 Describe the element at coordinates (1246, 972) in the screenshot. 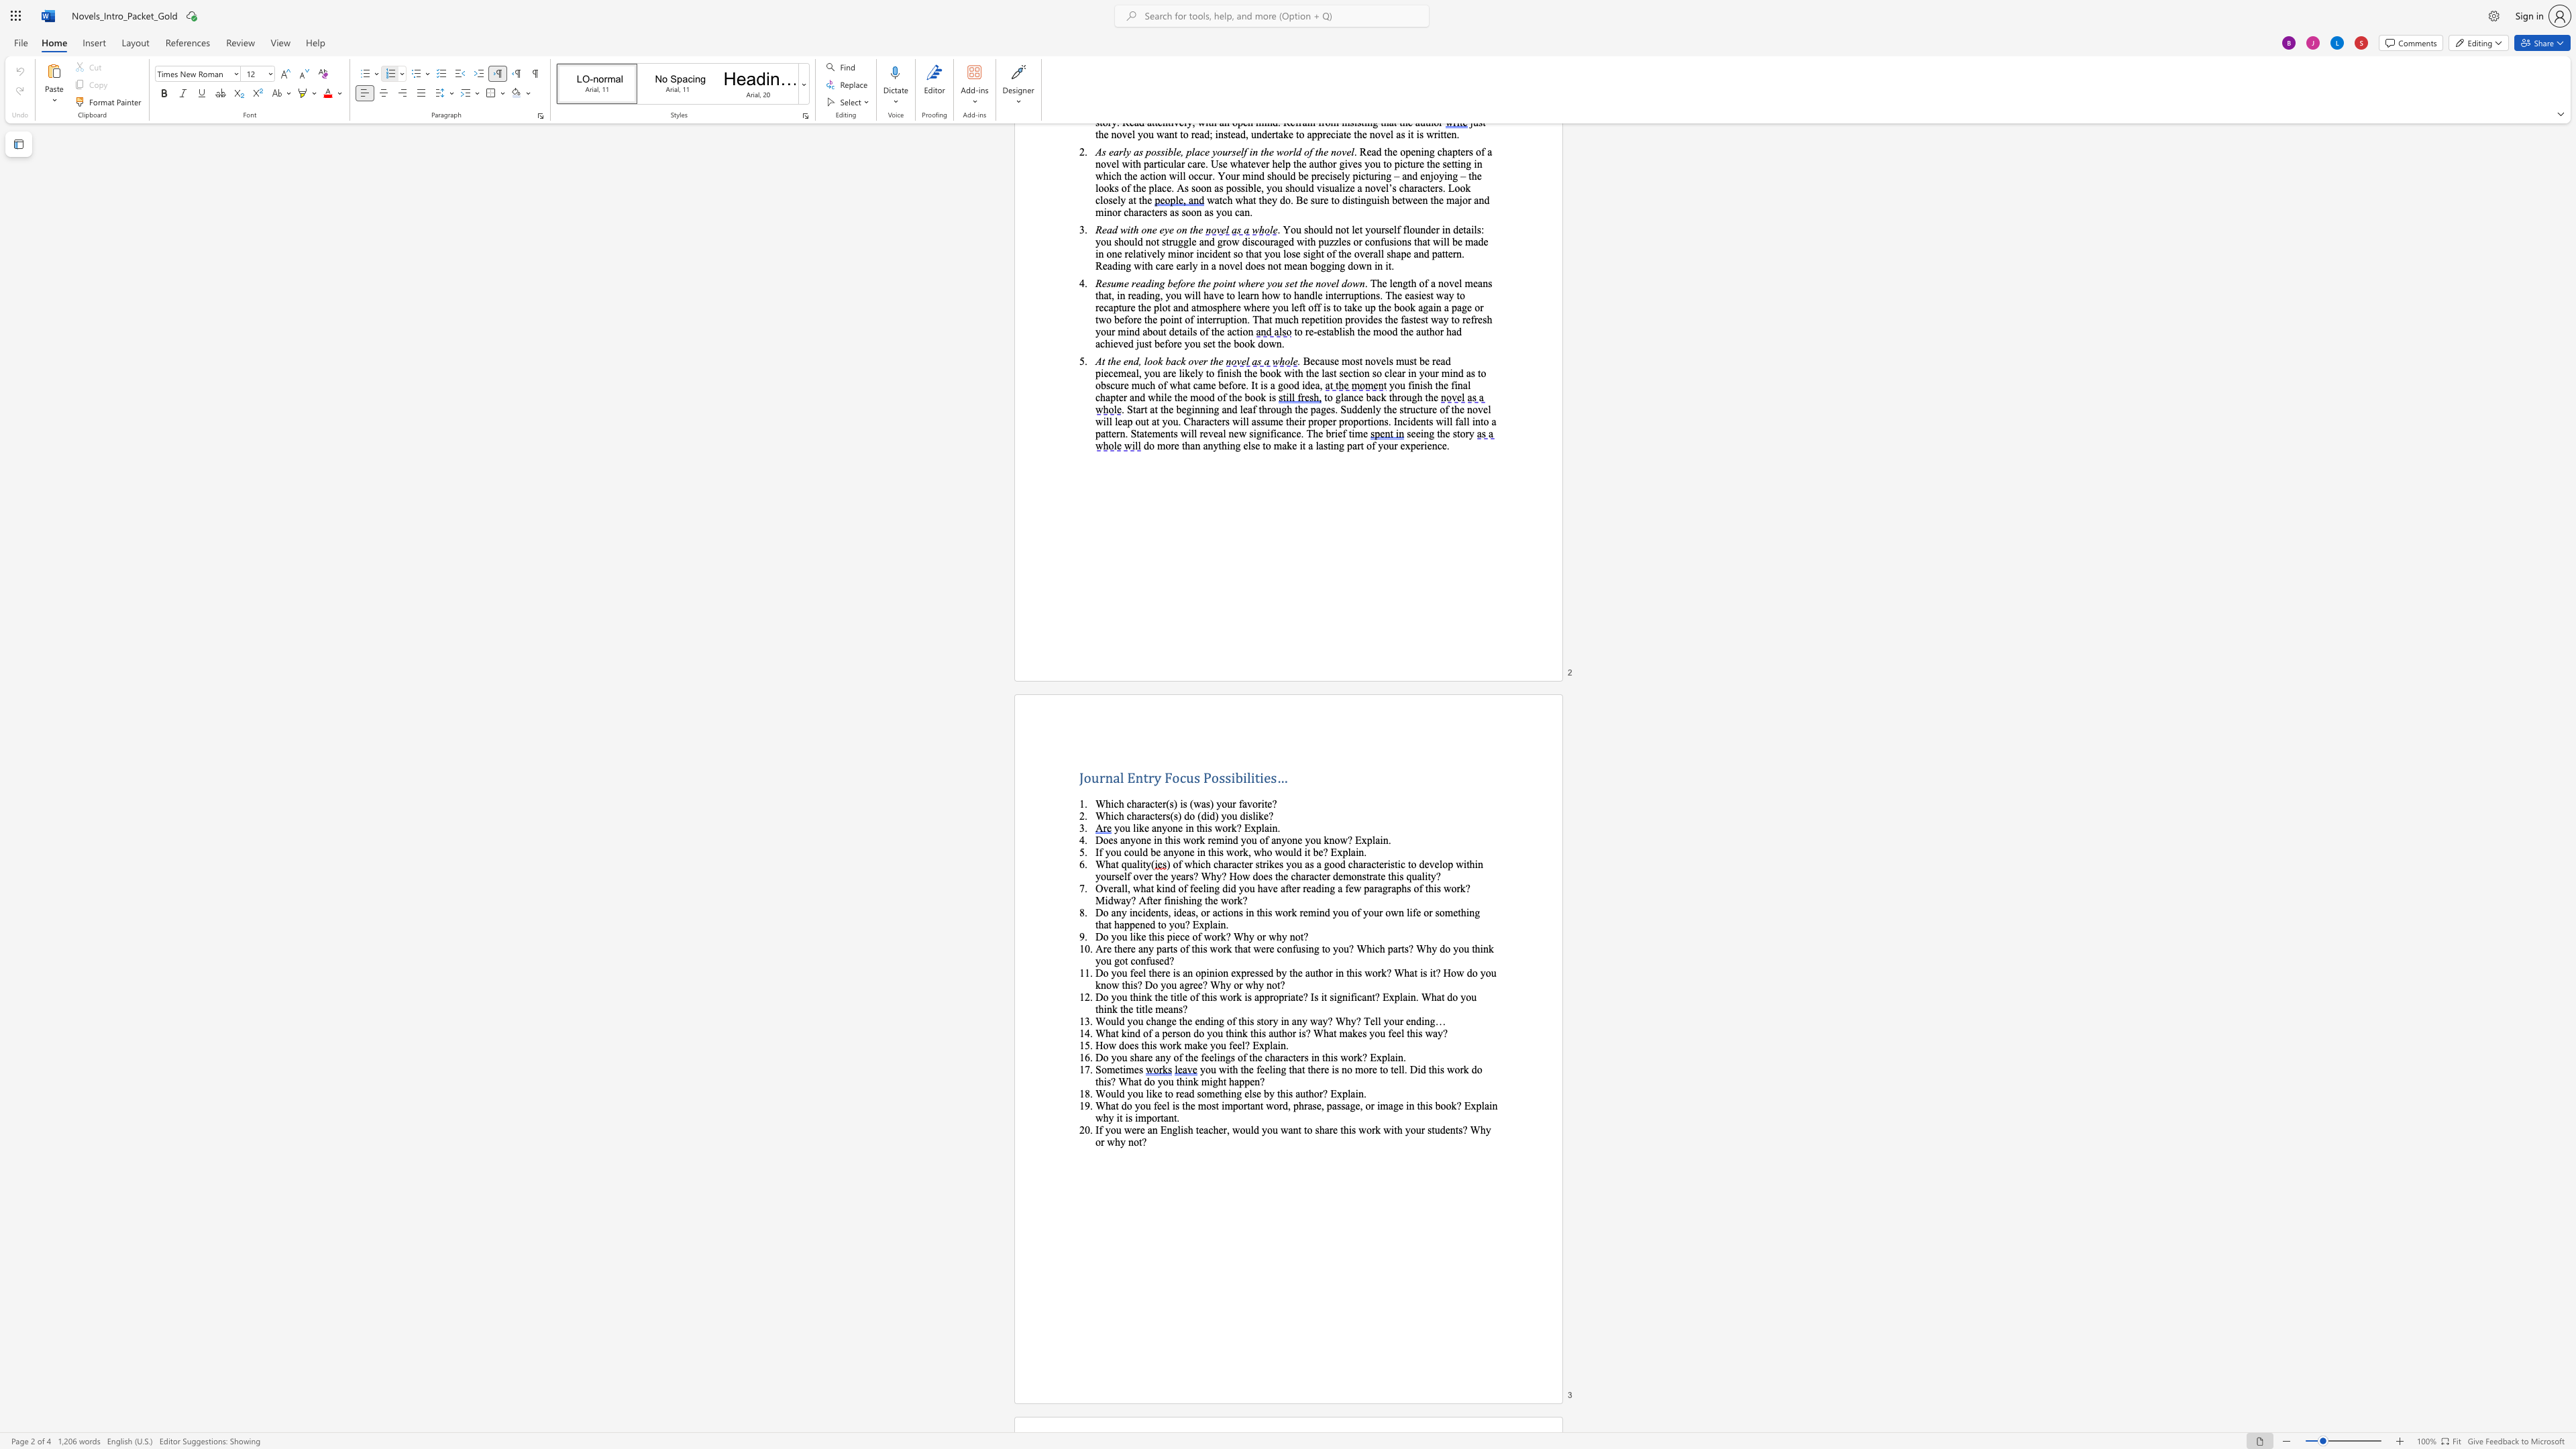

I see `the 2th character "r" in the text` at that location.